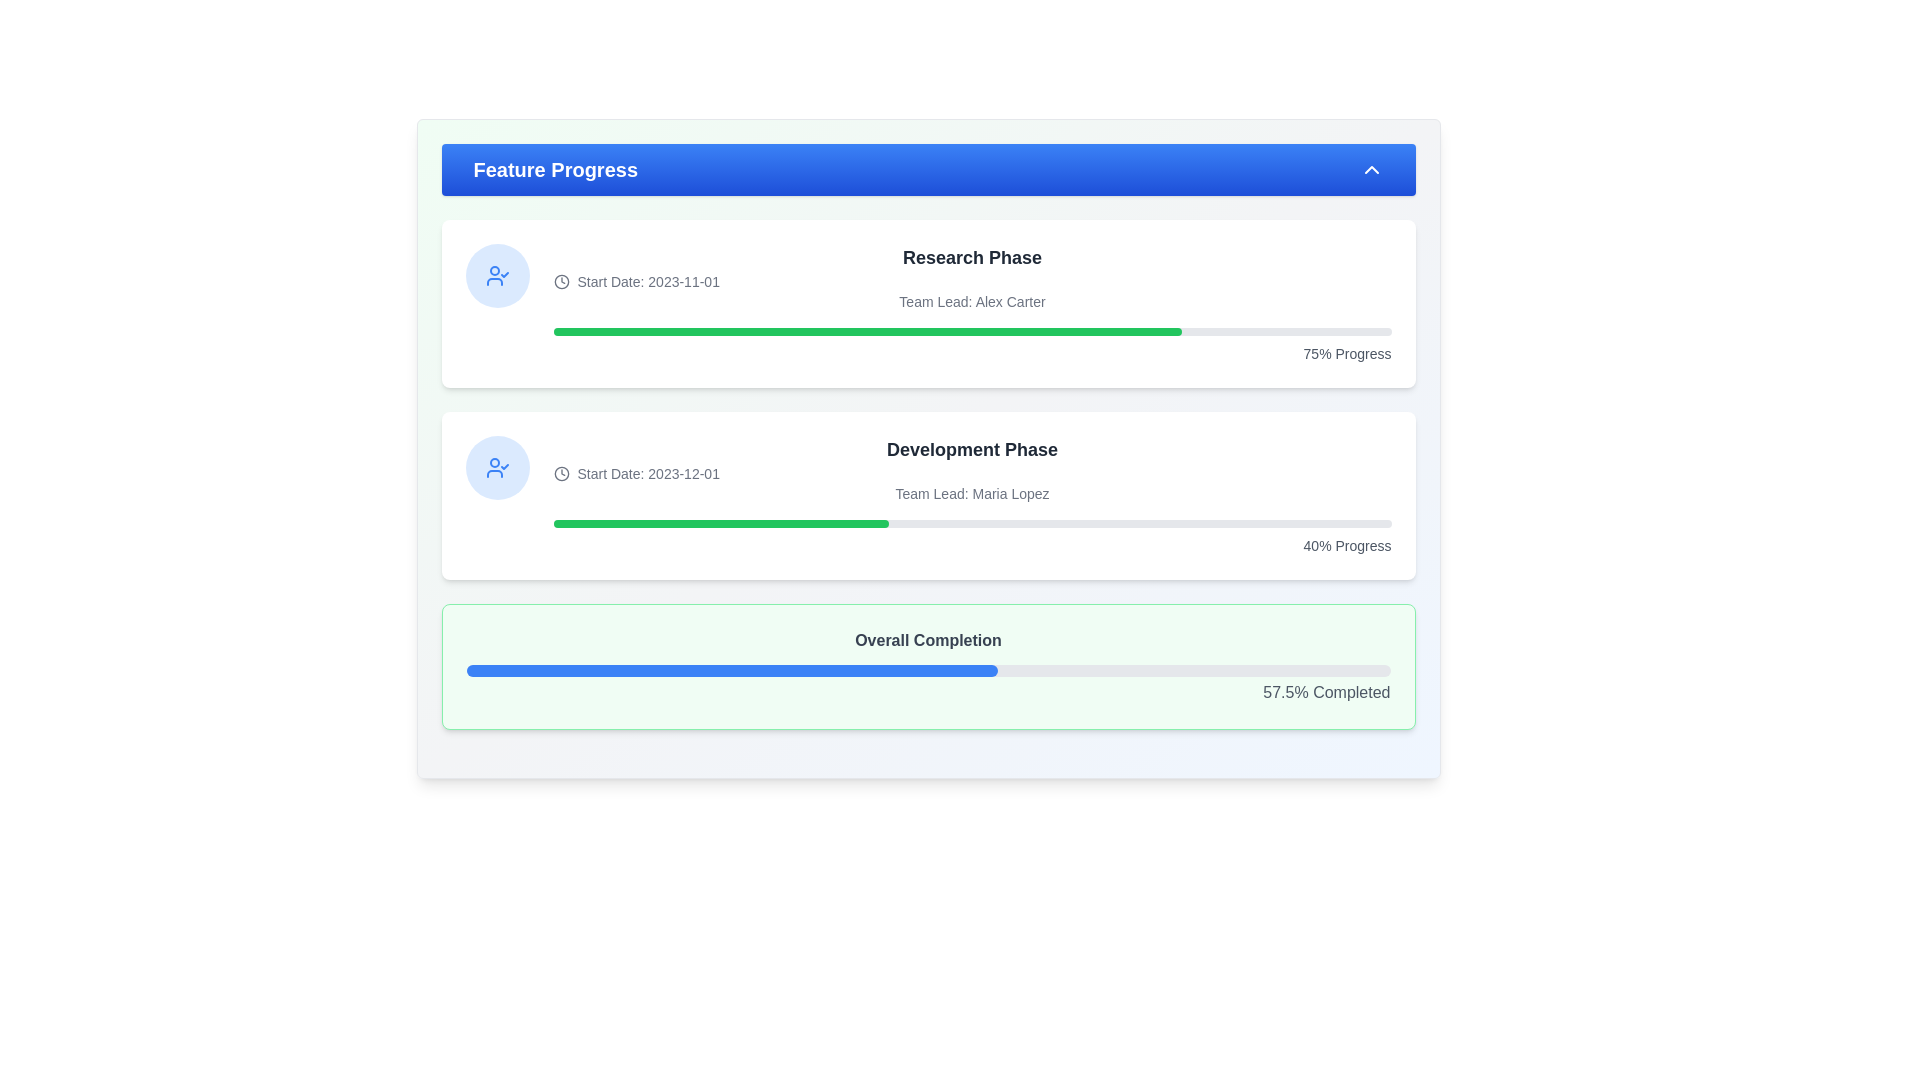 Image resolution: width=1920 pixels, height=1080 pixels. What do you see at coordinates (1370, 168) in the screenshot?
I see `the icon located at the top right corner of the 'Feature Progress' section header` at bounding box center [1370, 168].